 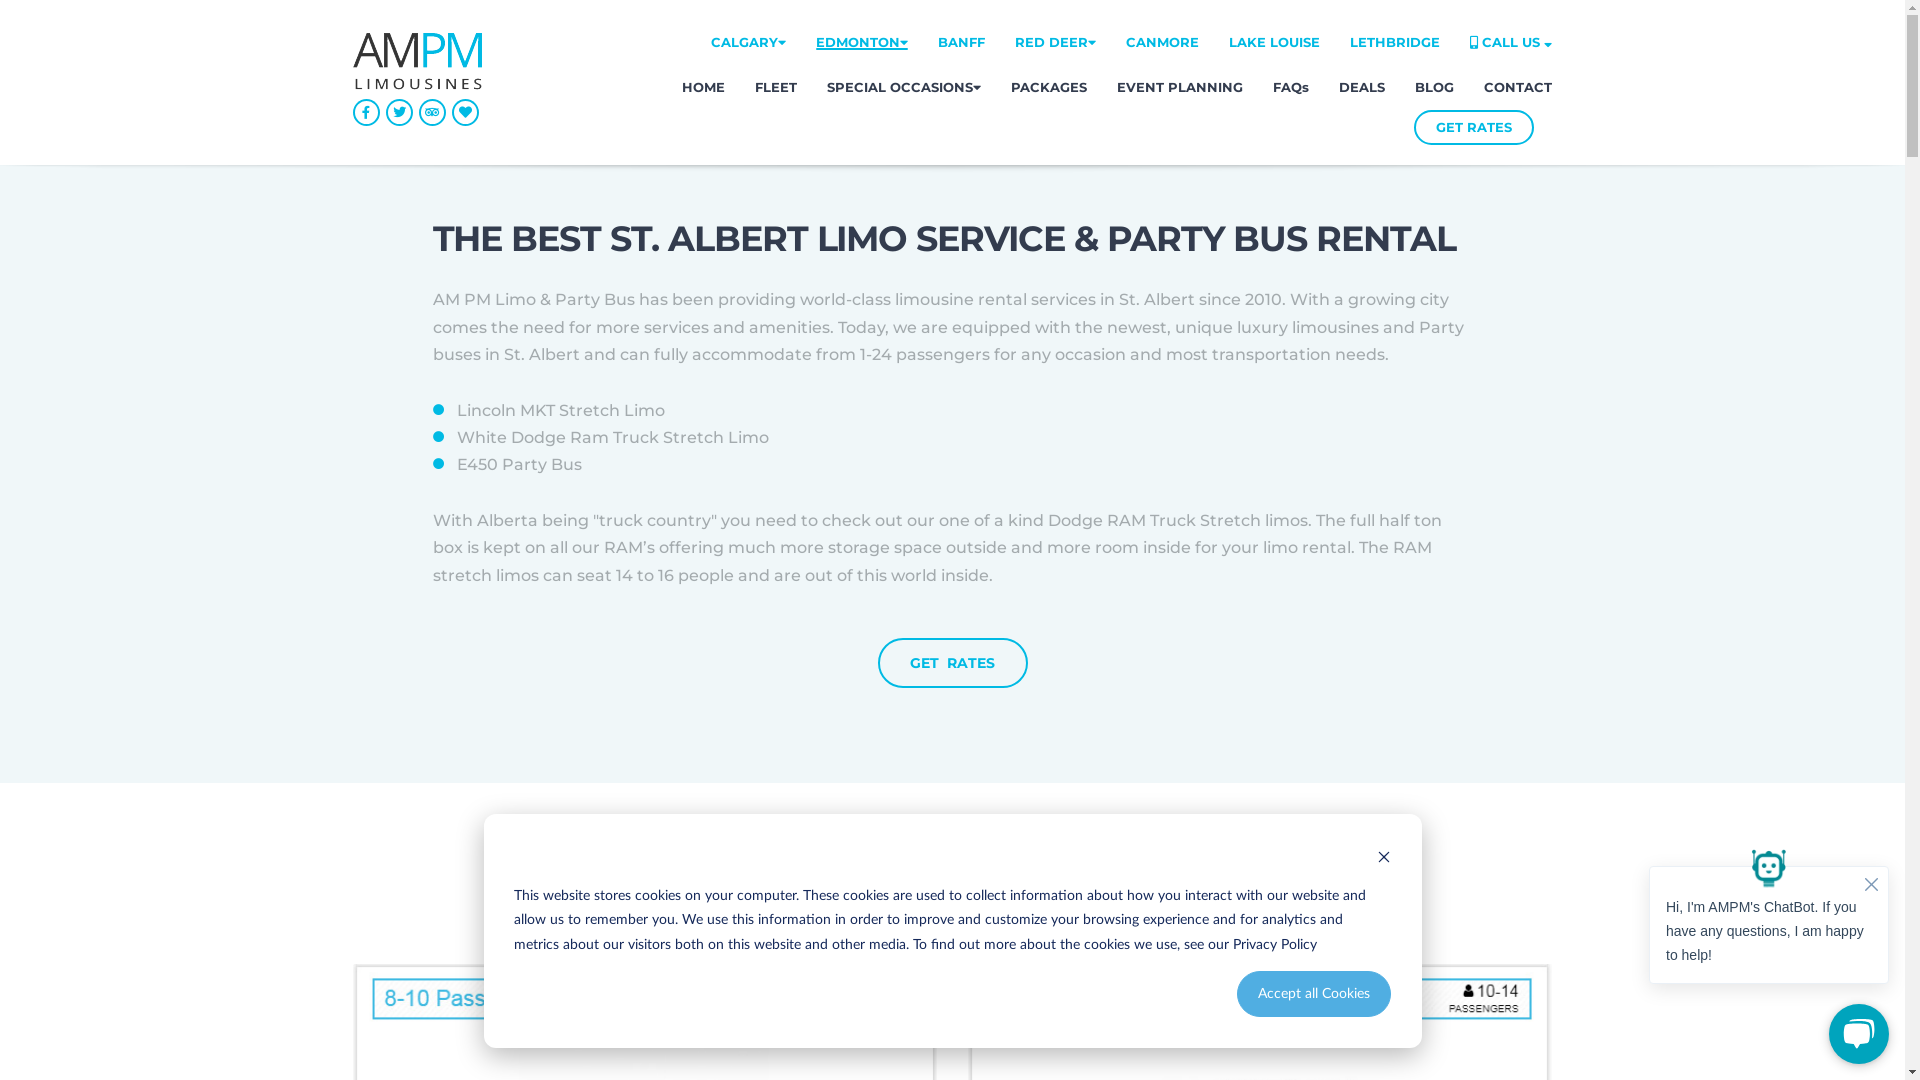 I want to click on 'CANMORE', so click(x=1126, y=42).